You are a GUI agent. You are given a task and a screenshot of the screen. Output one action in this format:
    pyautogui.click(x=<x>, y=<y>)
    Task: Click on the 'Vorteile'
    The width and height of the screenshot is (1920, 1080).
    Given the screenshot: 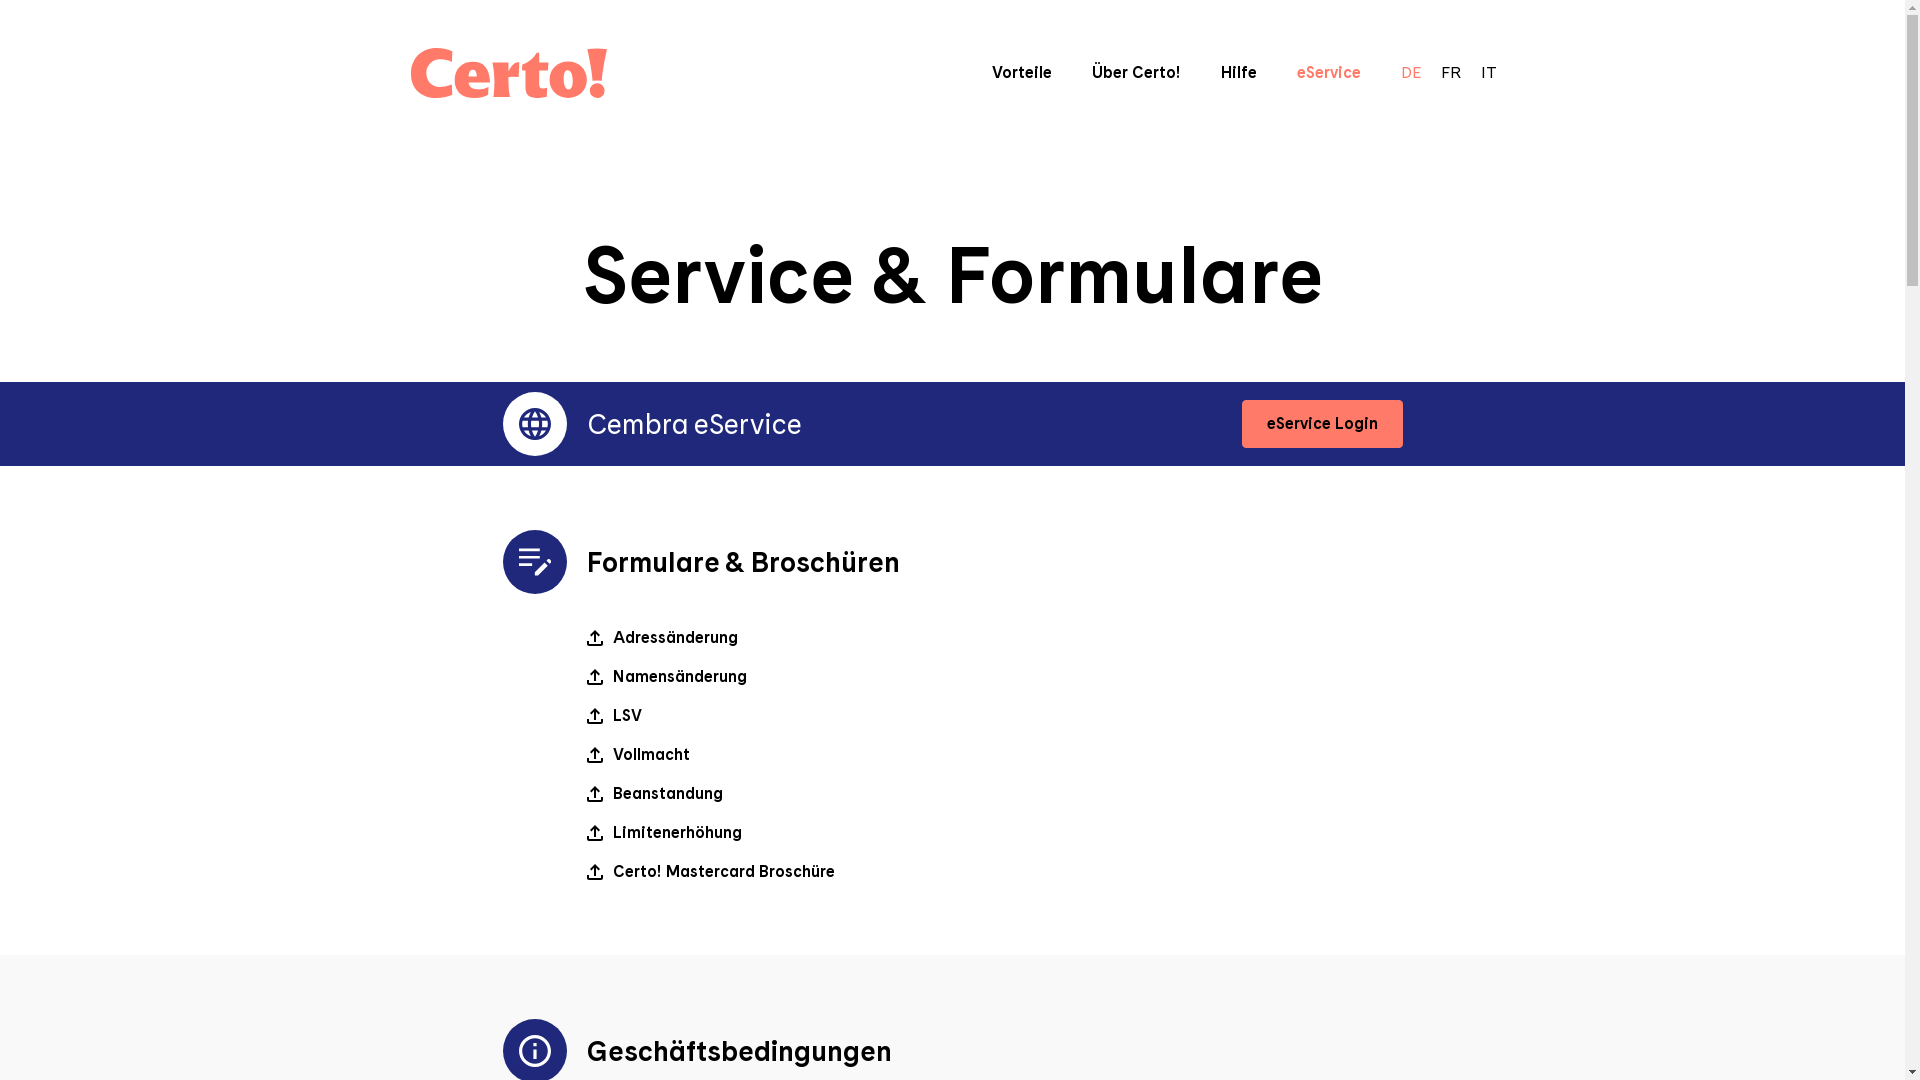 What is the action you would take?
    pyautogui.click(x=1022, y=71)
    